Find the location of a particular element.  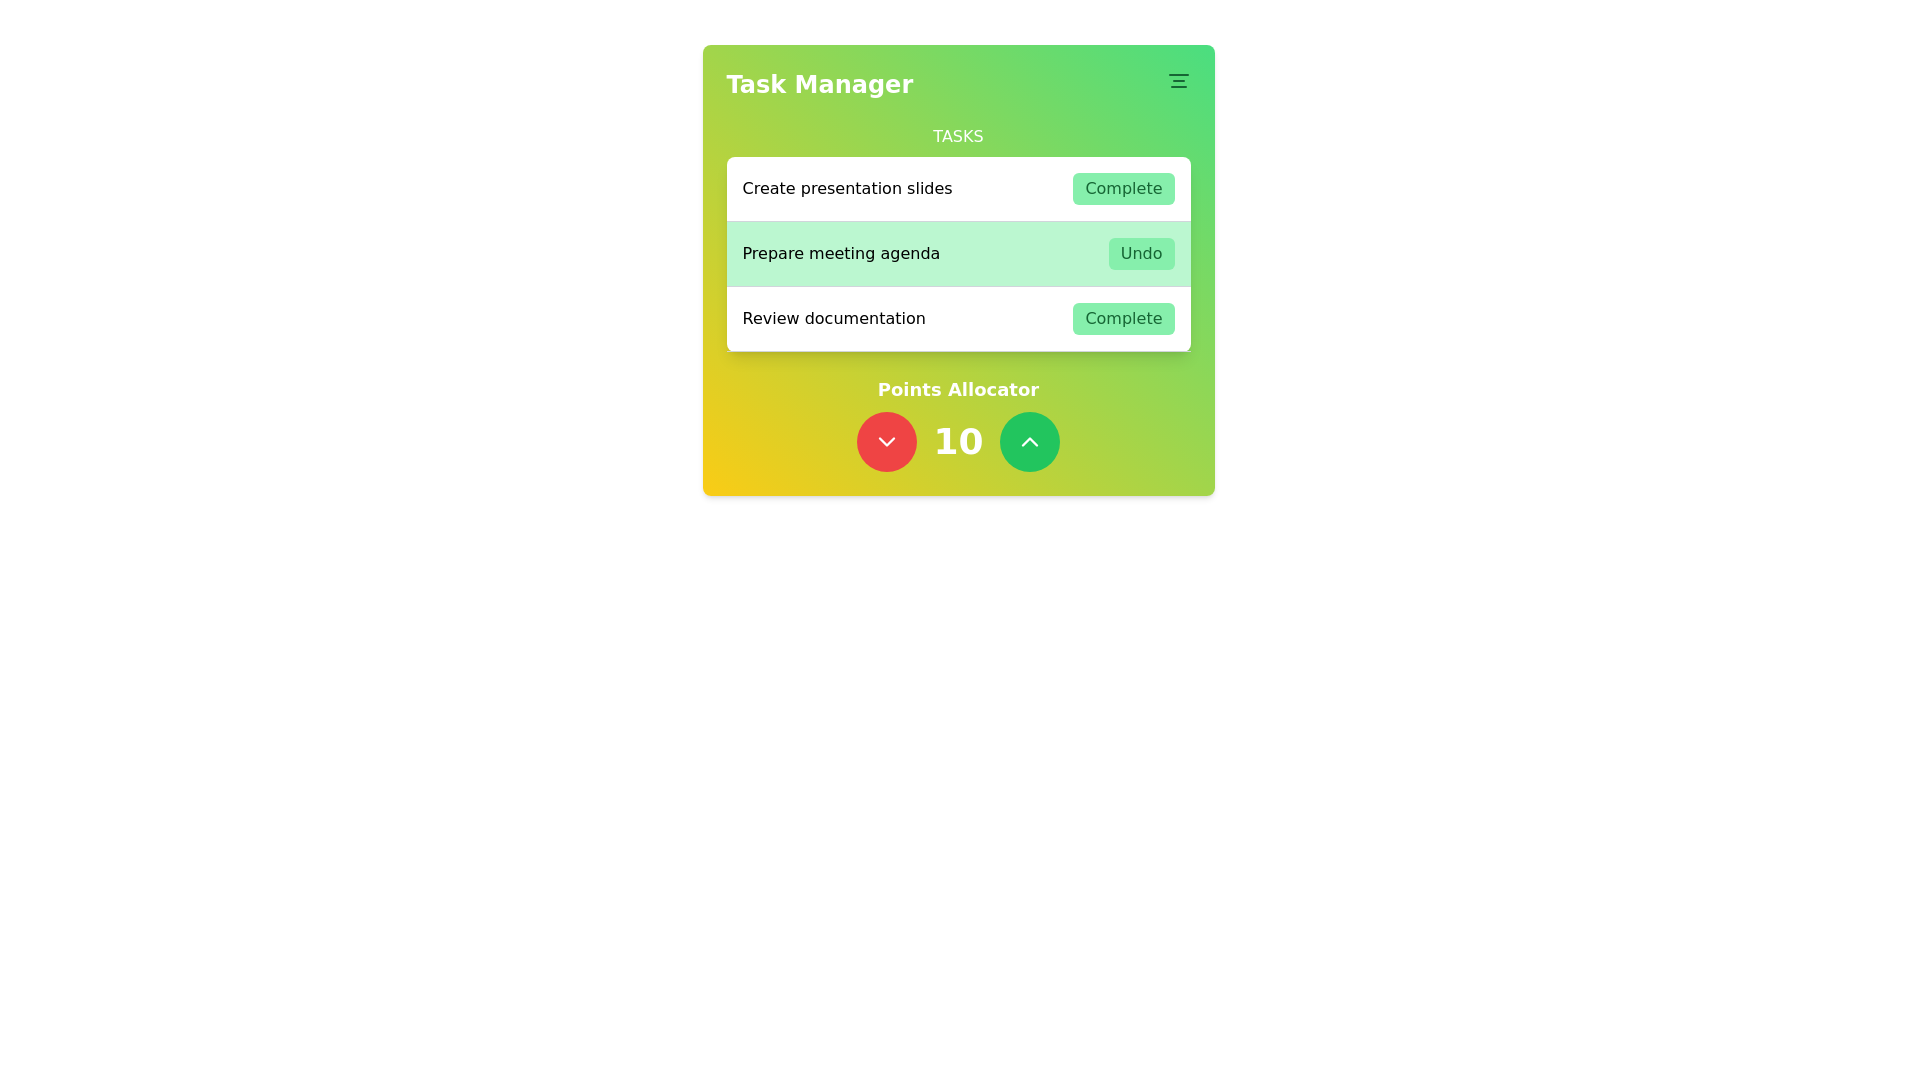

the second task title text label in the pale green panel under the main heading labeled 'Tasks', which is horizontally aligned with the 'Undo' button is located at coordinates (841, 253).